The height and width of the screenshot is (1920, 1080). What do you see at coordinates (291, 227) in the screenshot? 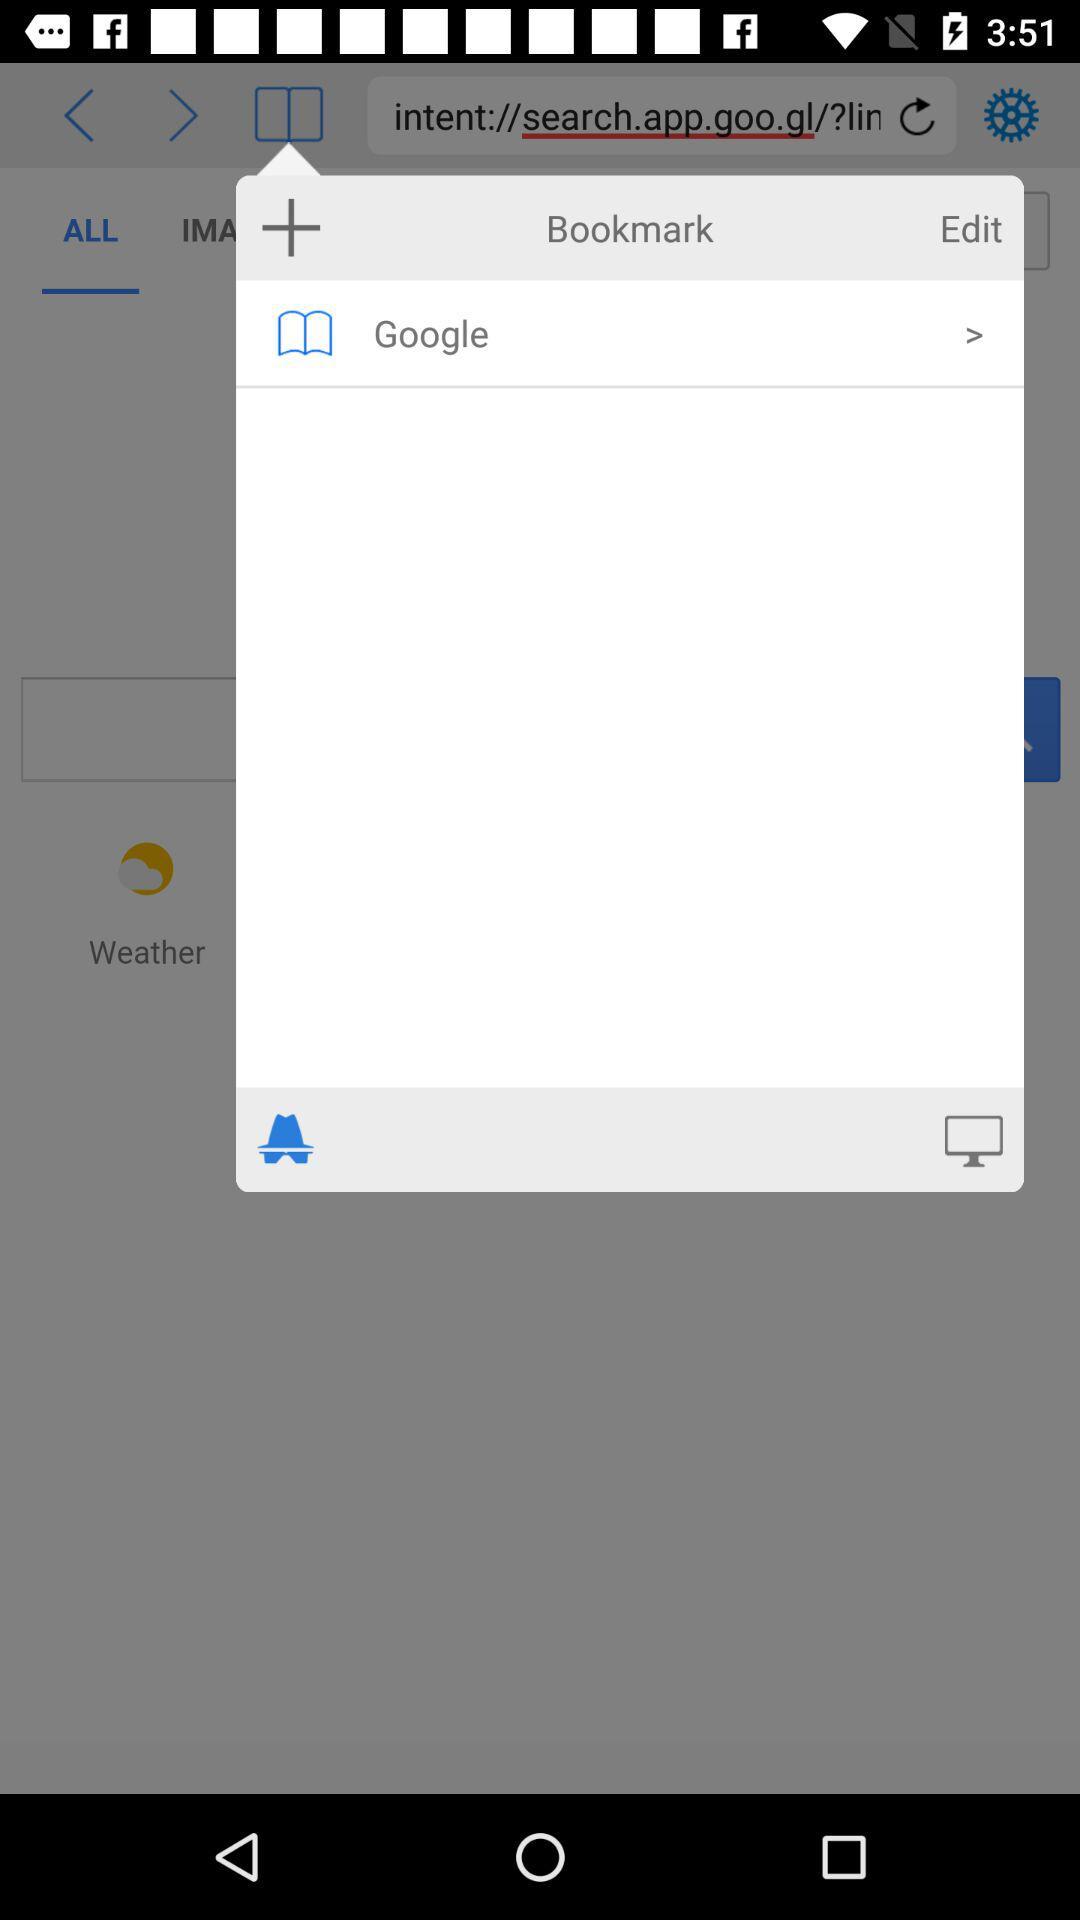
I see `bookmark` at bounding box center [291, 227].